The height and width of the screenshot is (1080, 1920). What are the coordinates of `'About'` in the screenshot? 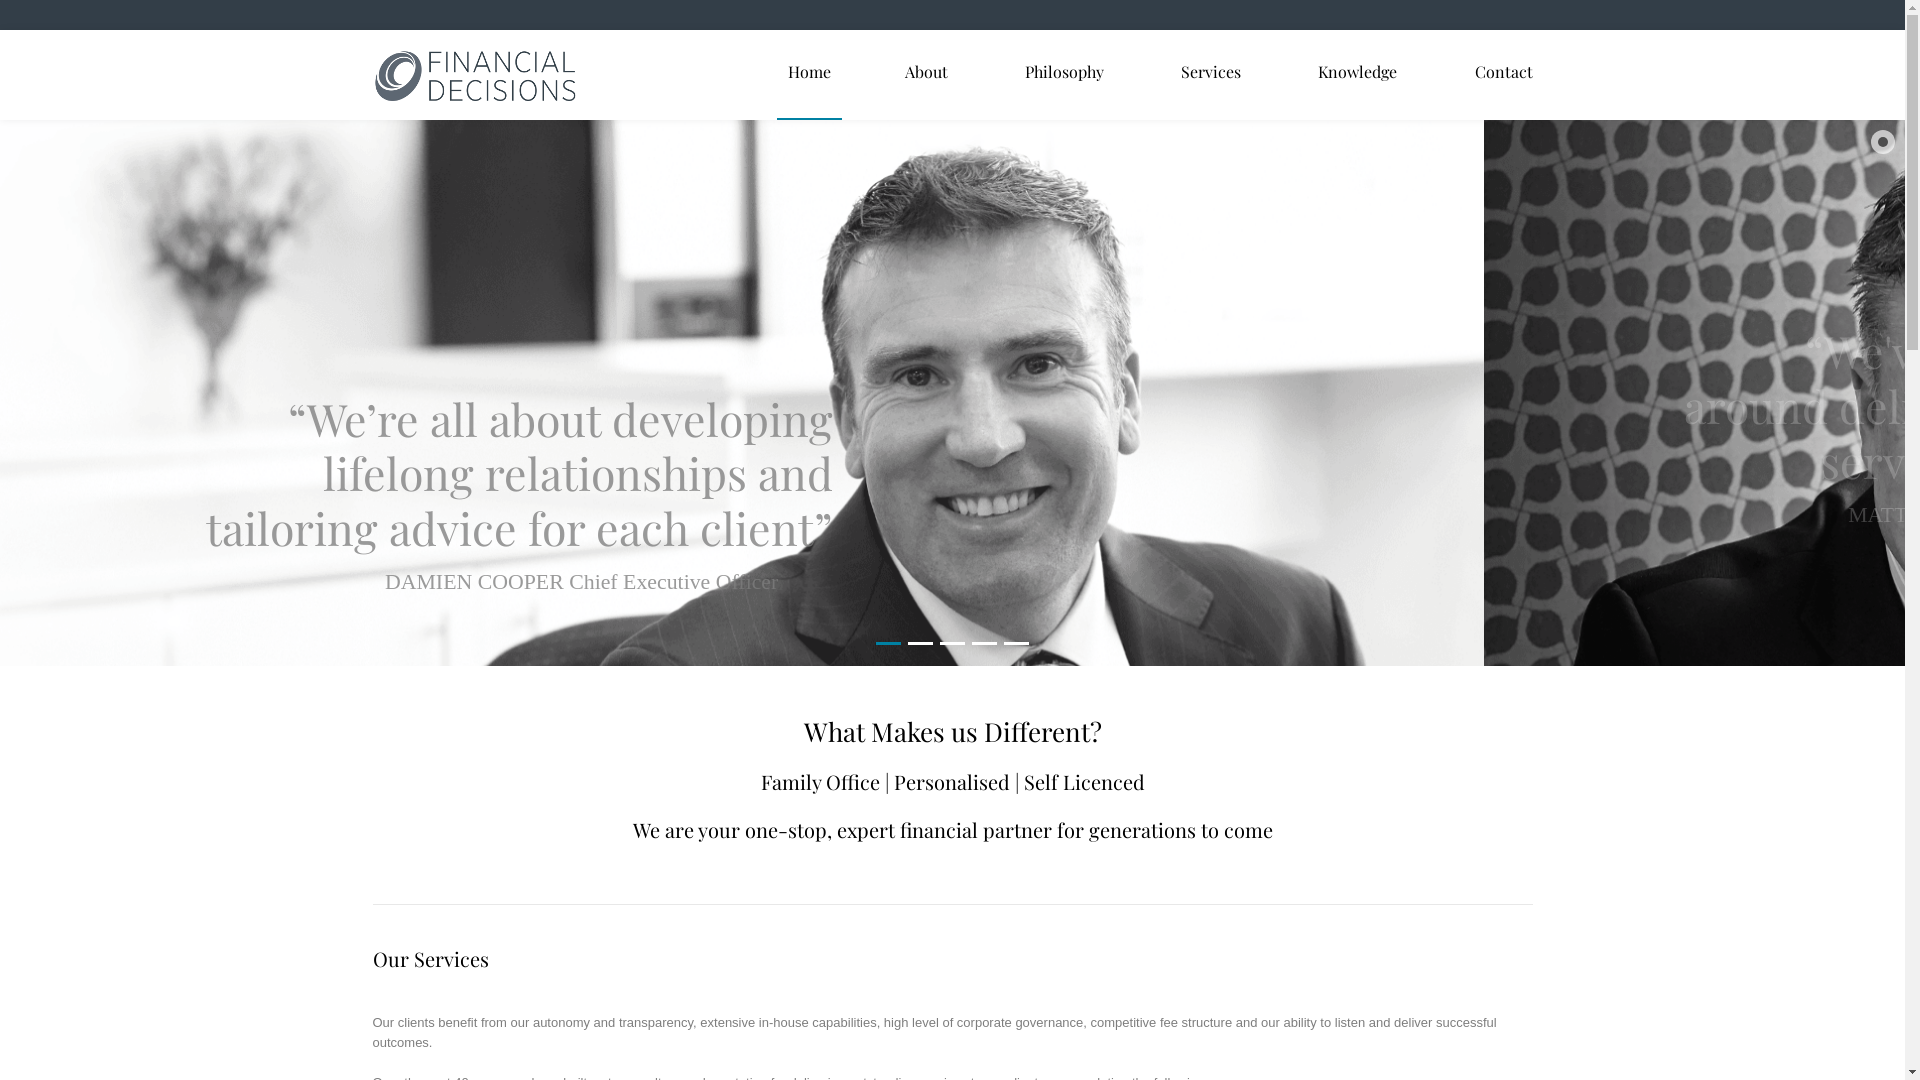 It's located at (924, 71).